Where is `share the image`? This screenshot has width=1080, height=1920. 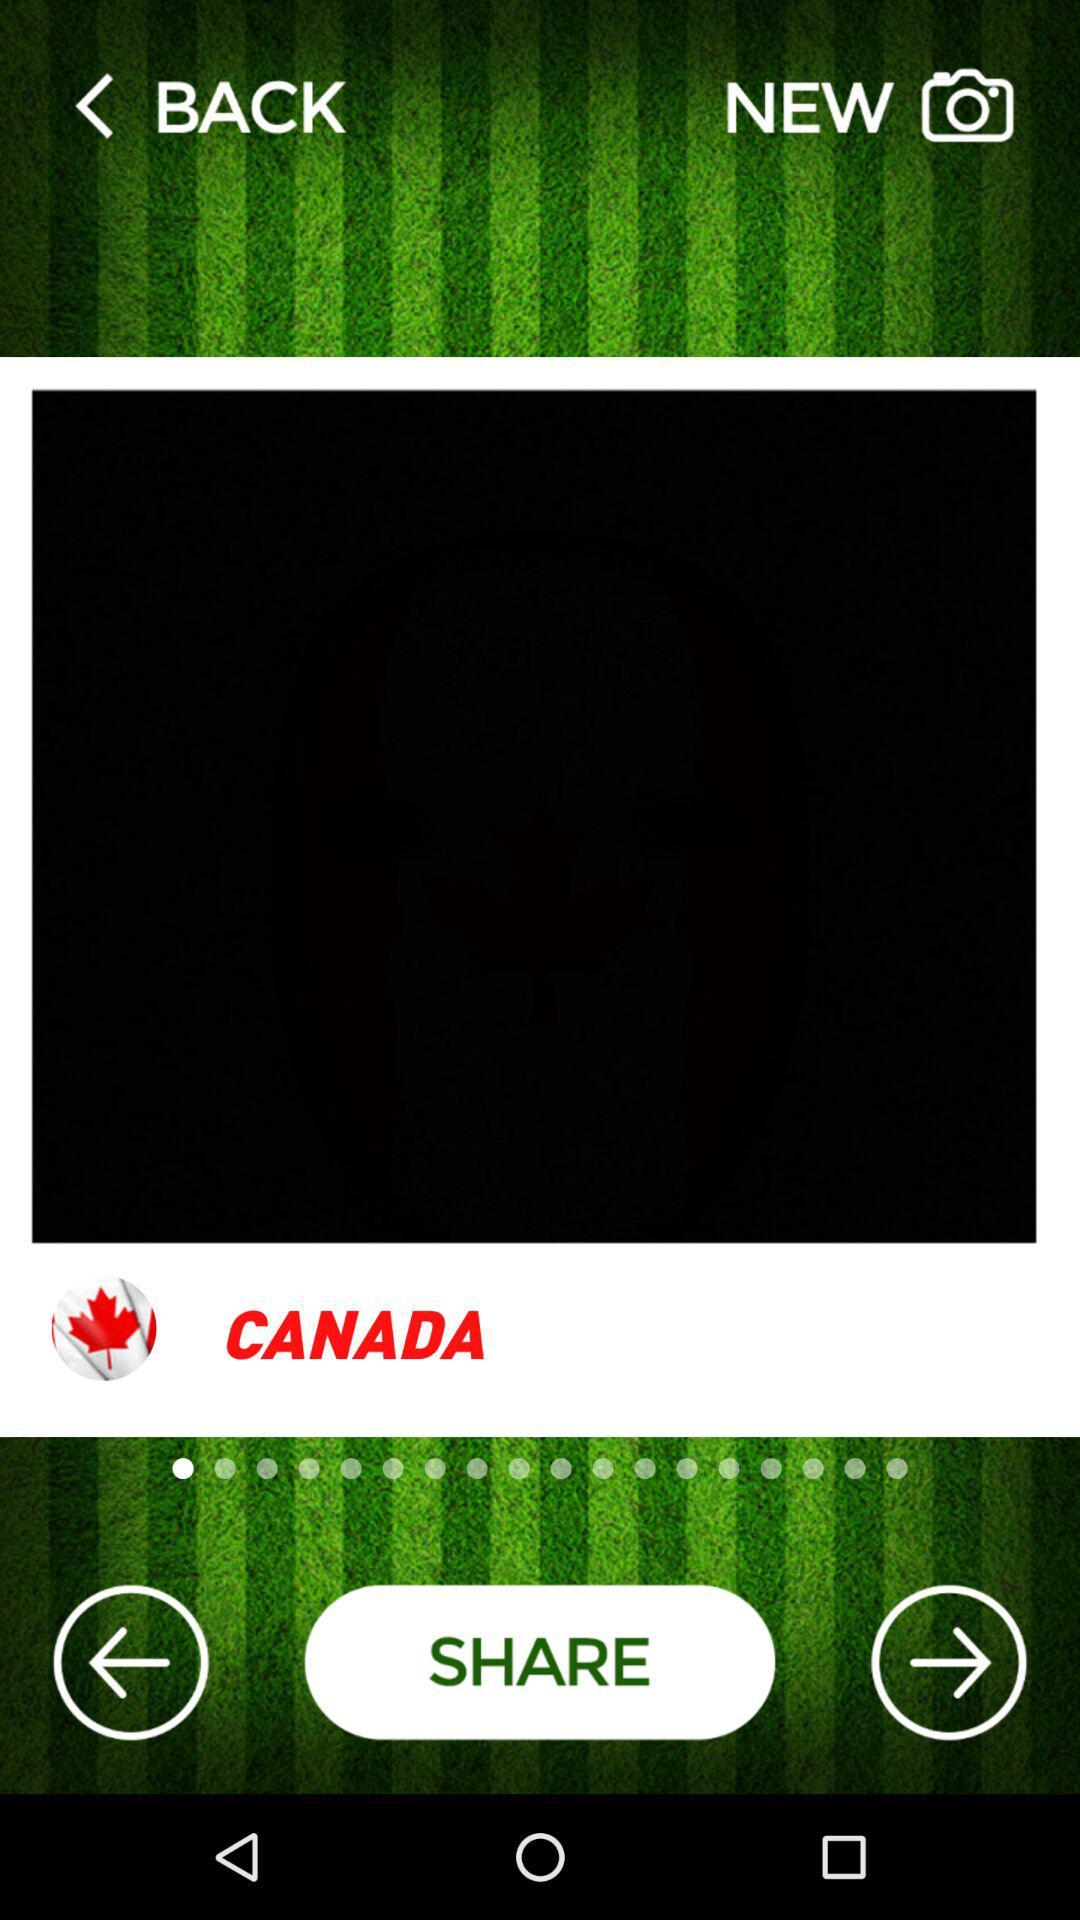 share the image is located at coordinates (540, 1662).